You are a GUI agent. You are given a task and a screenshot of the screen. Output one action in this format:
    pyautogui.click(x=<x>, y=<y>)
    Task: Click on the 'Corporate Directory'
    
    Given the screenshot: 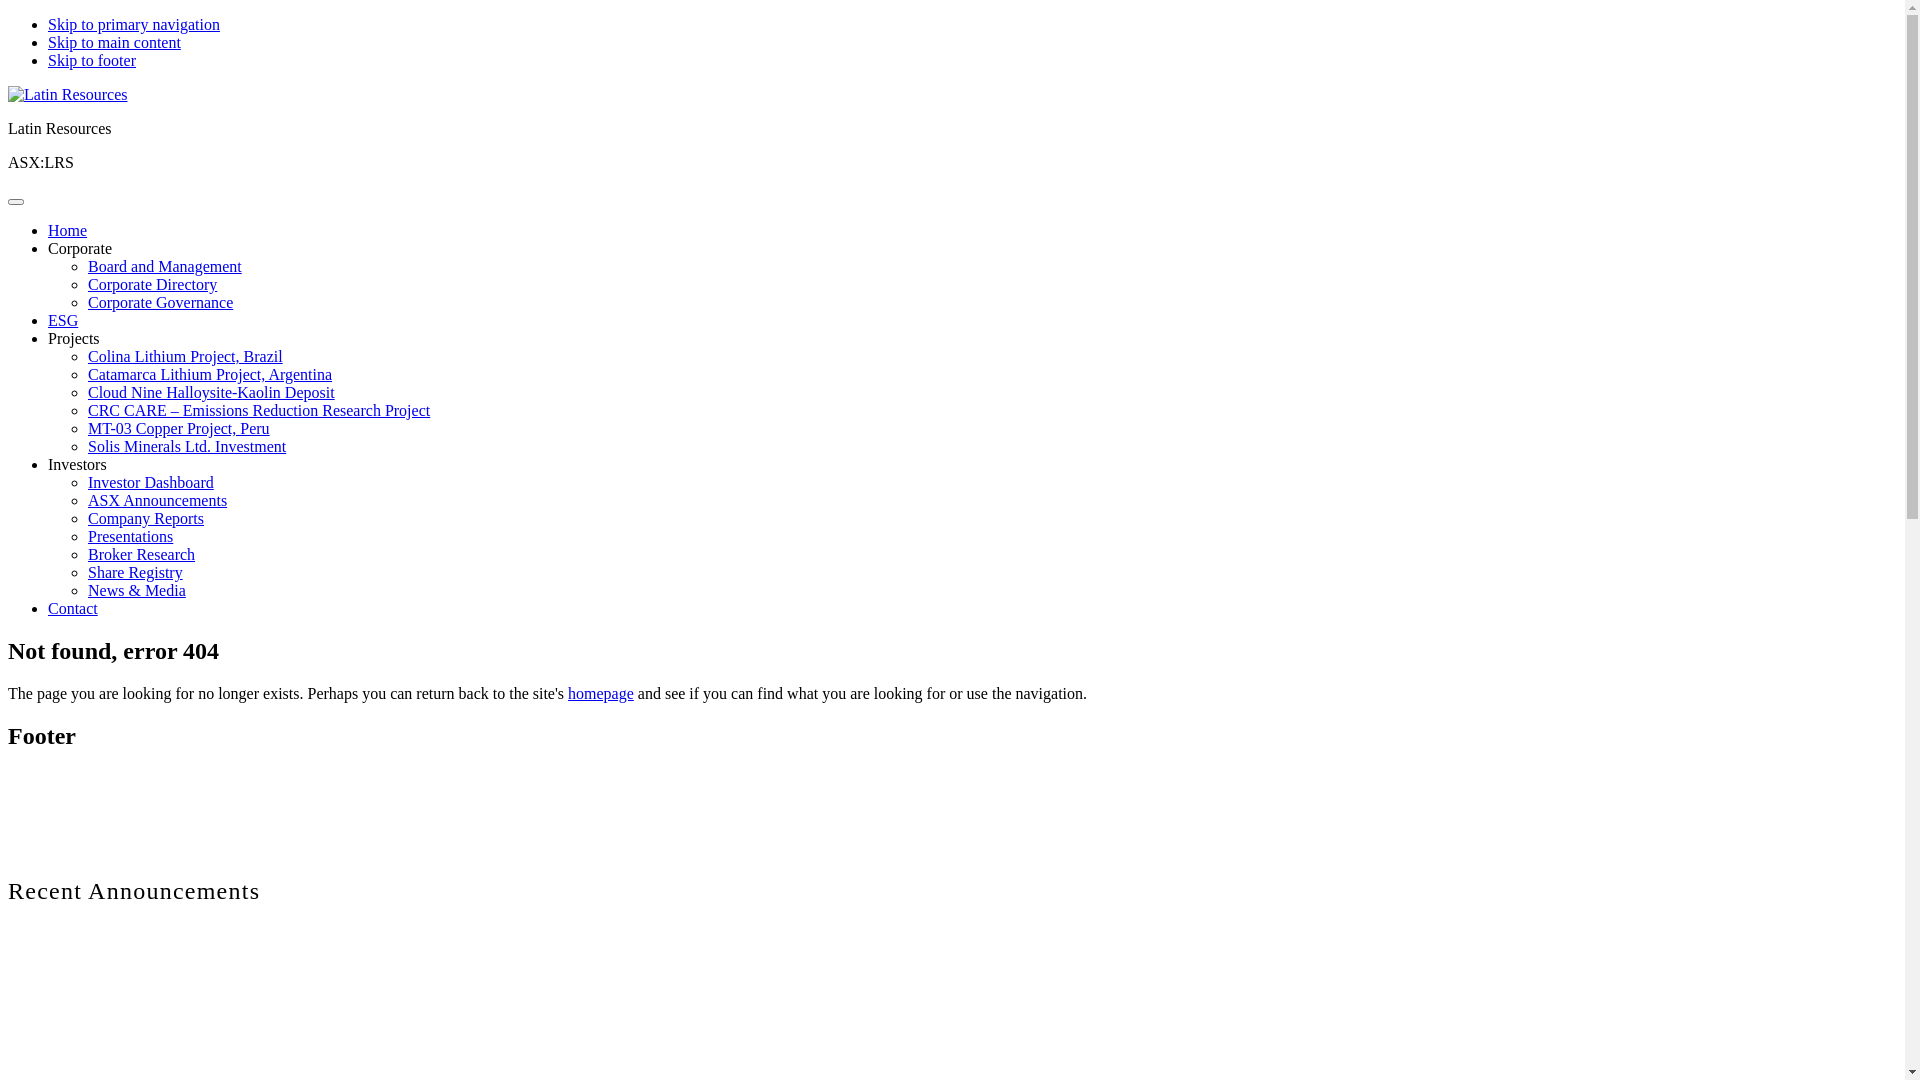 What is the action you would take?
    pyautogui.click(x=151, y=284)
    